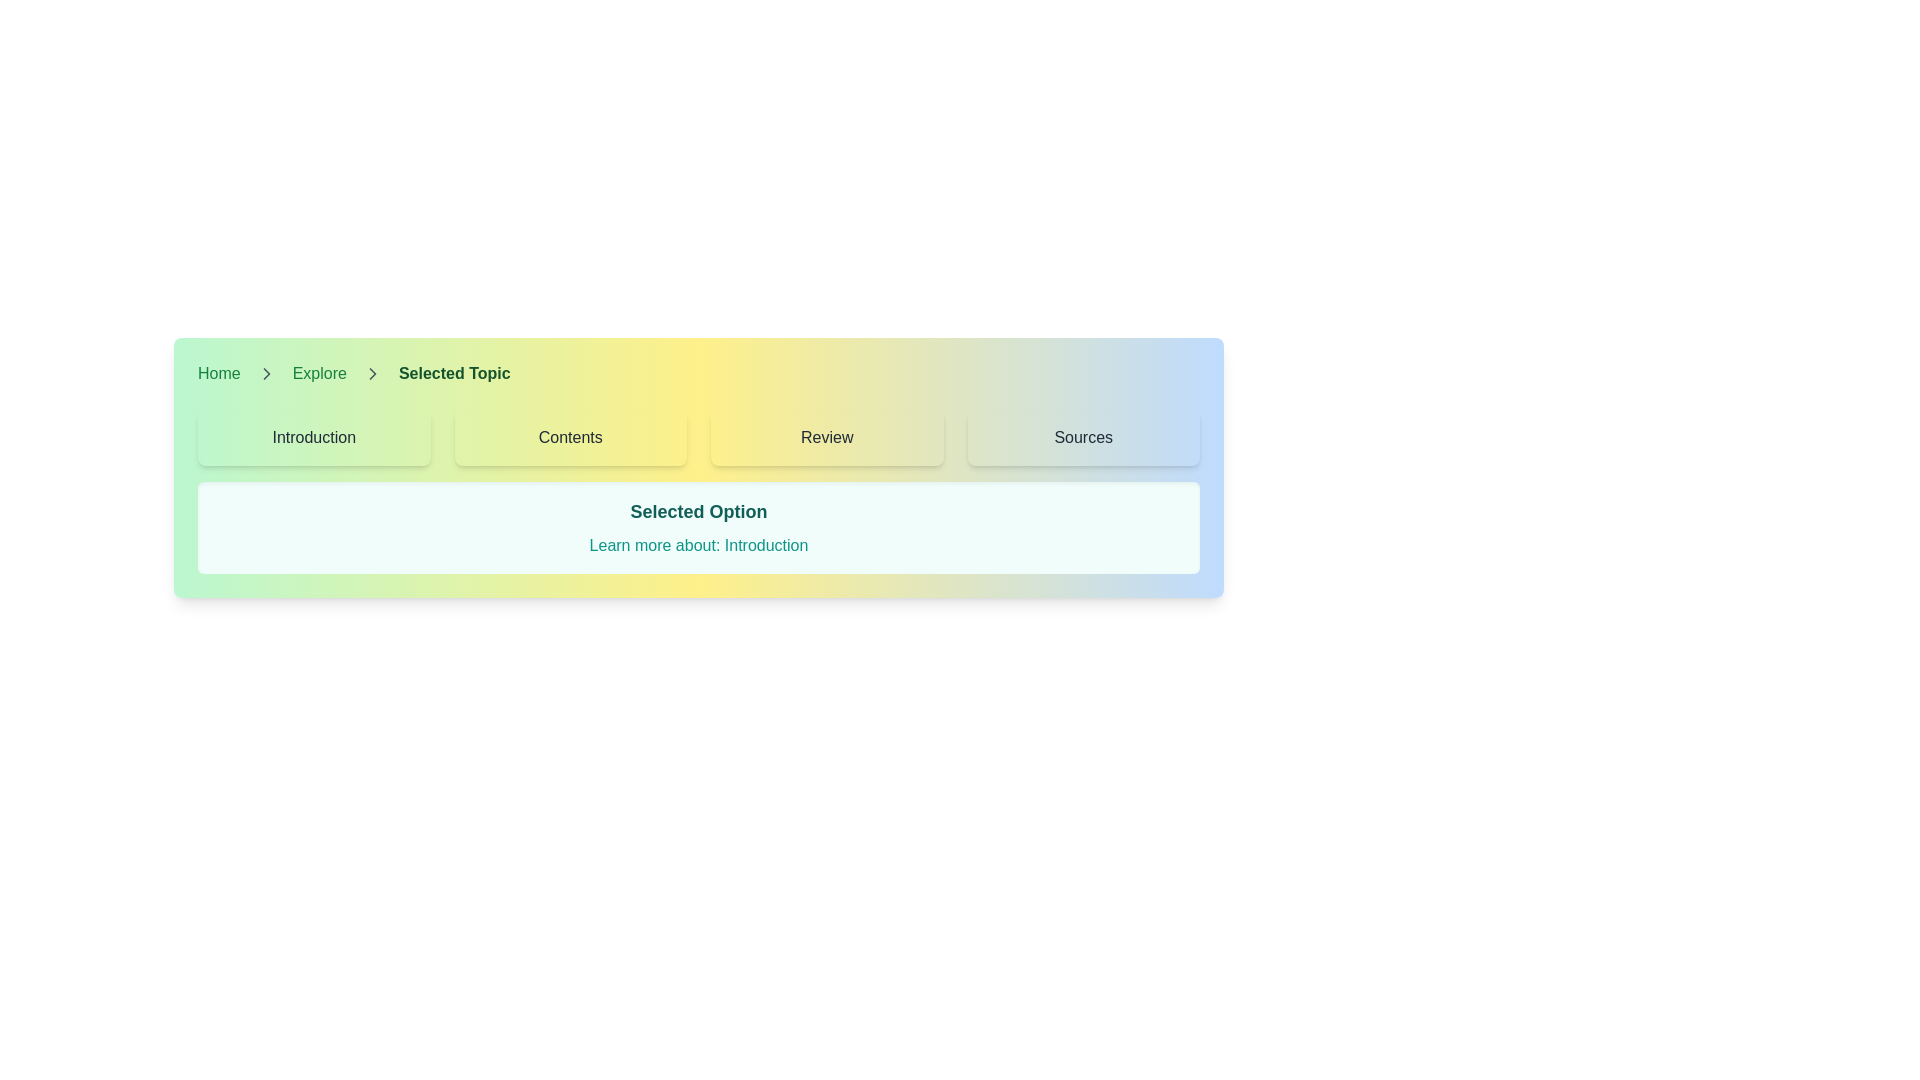 Image resolution: width=1920 pixels, height=1080 pixels. I want to click on the text label displaying 'Introduction', which is centered within a light background and surrounded by a subtle shadow, so click(313, 437).